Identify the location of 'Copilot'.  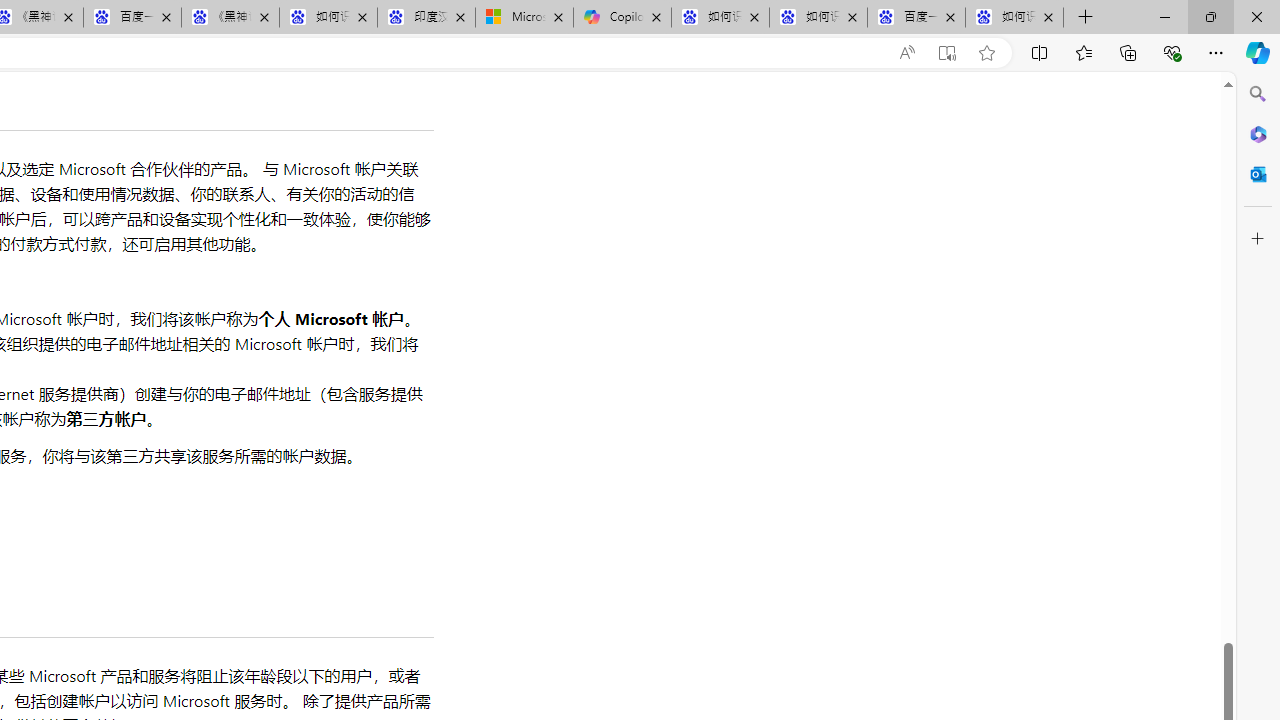
(621, 17).